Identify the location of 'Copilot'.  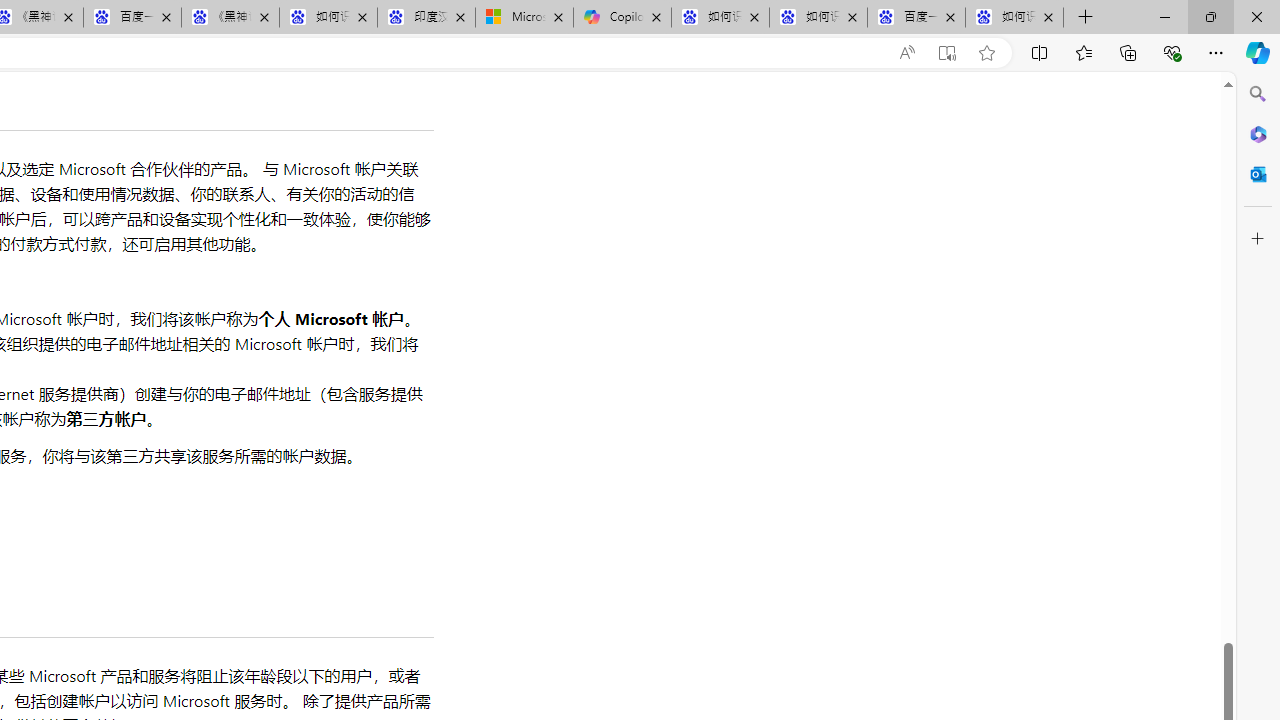
(621, 17).